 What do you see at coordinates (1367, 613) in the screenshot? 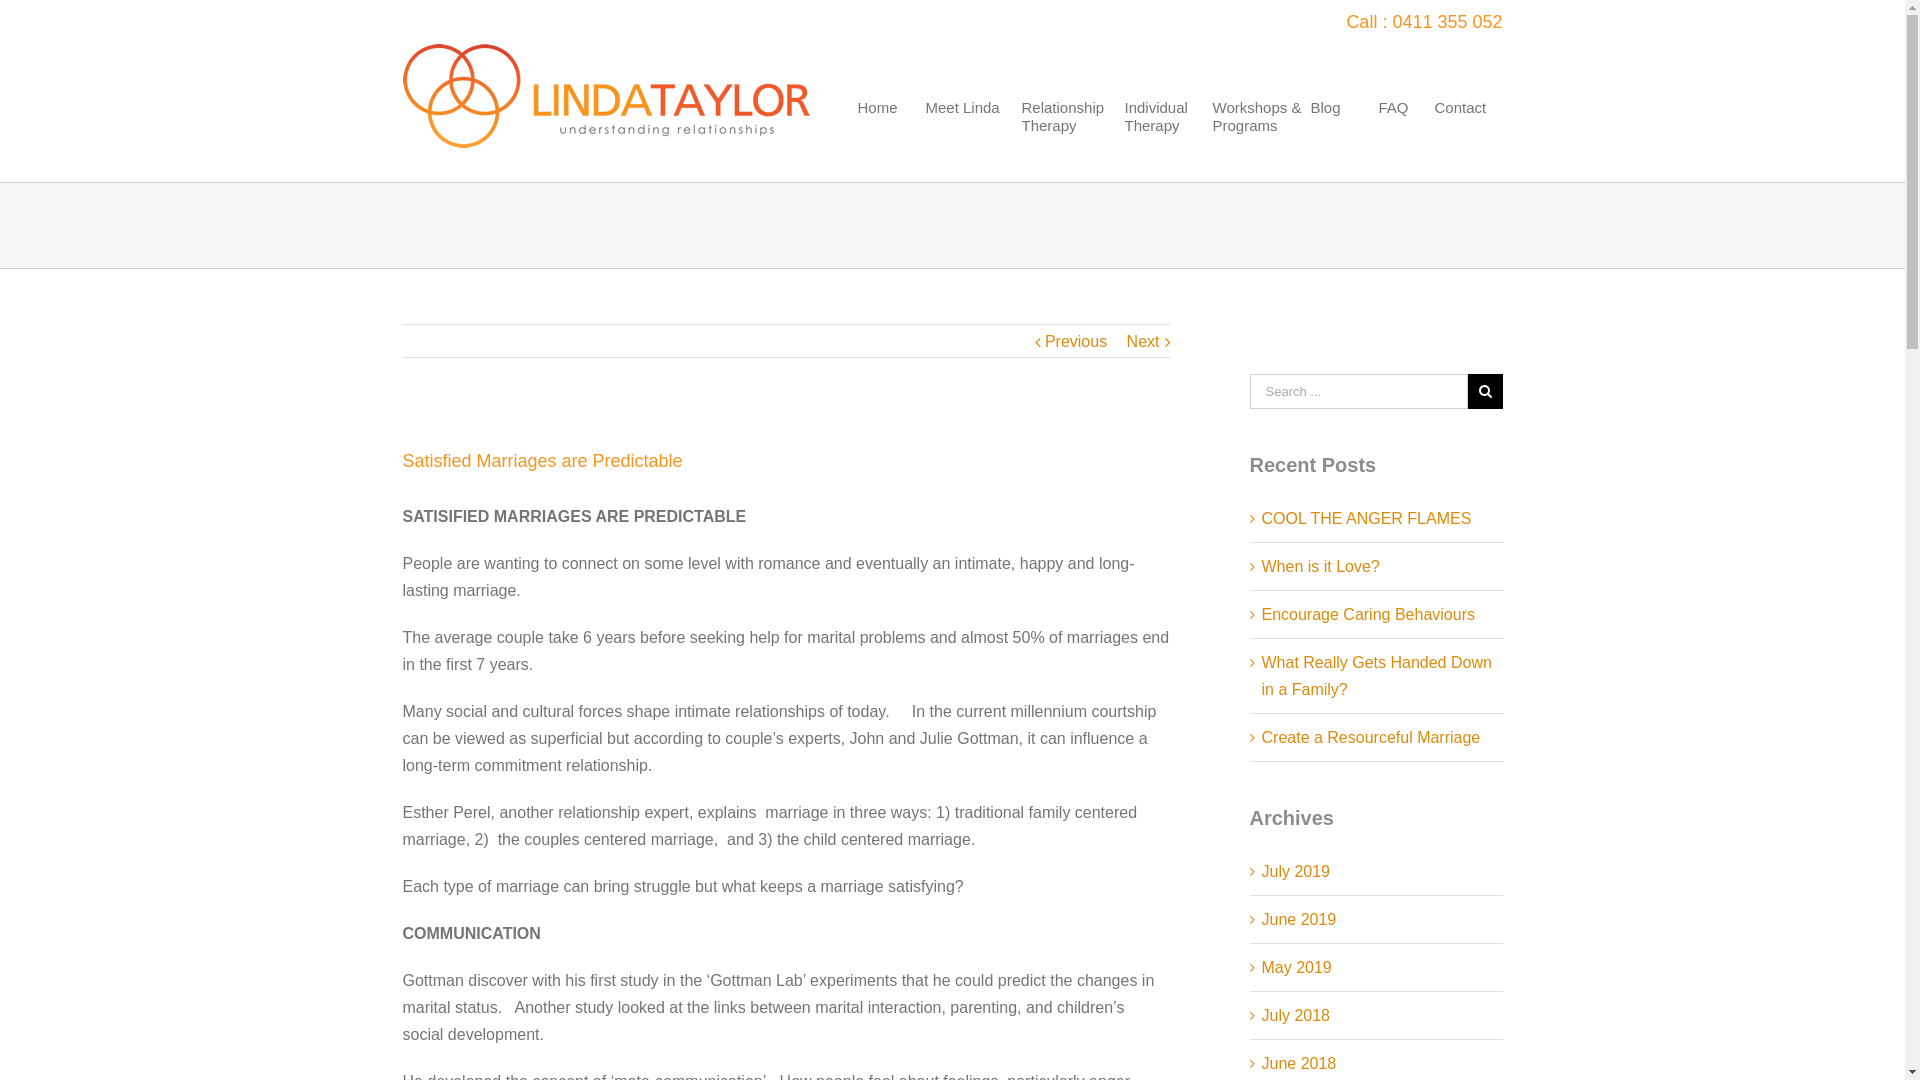
I see `'Encourage Caring Behaviours'` at bounding box center [1367, 613].